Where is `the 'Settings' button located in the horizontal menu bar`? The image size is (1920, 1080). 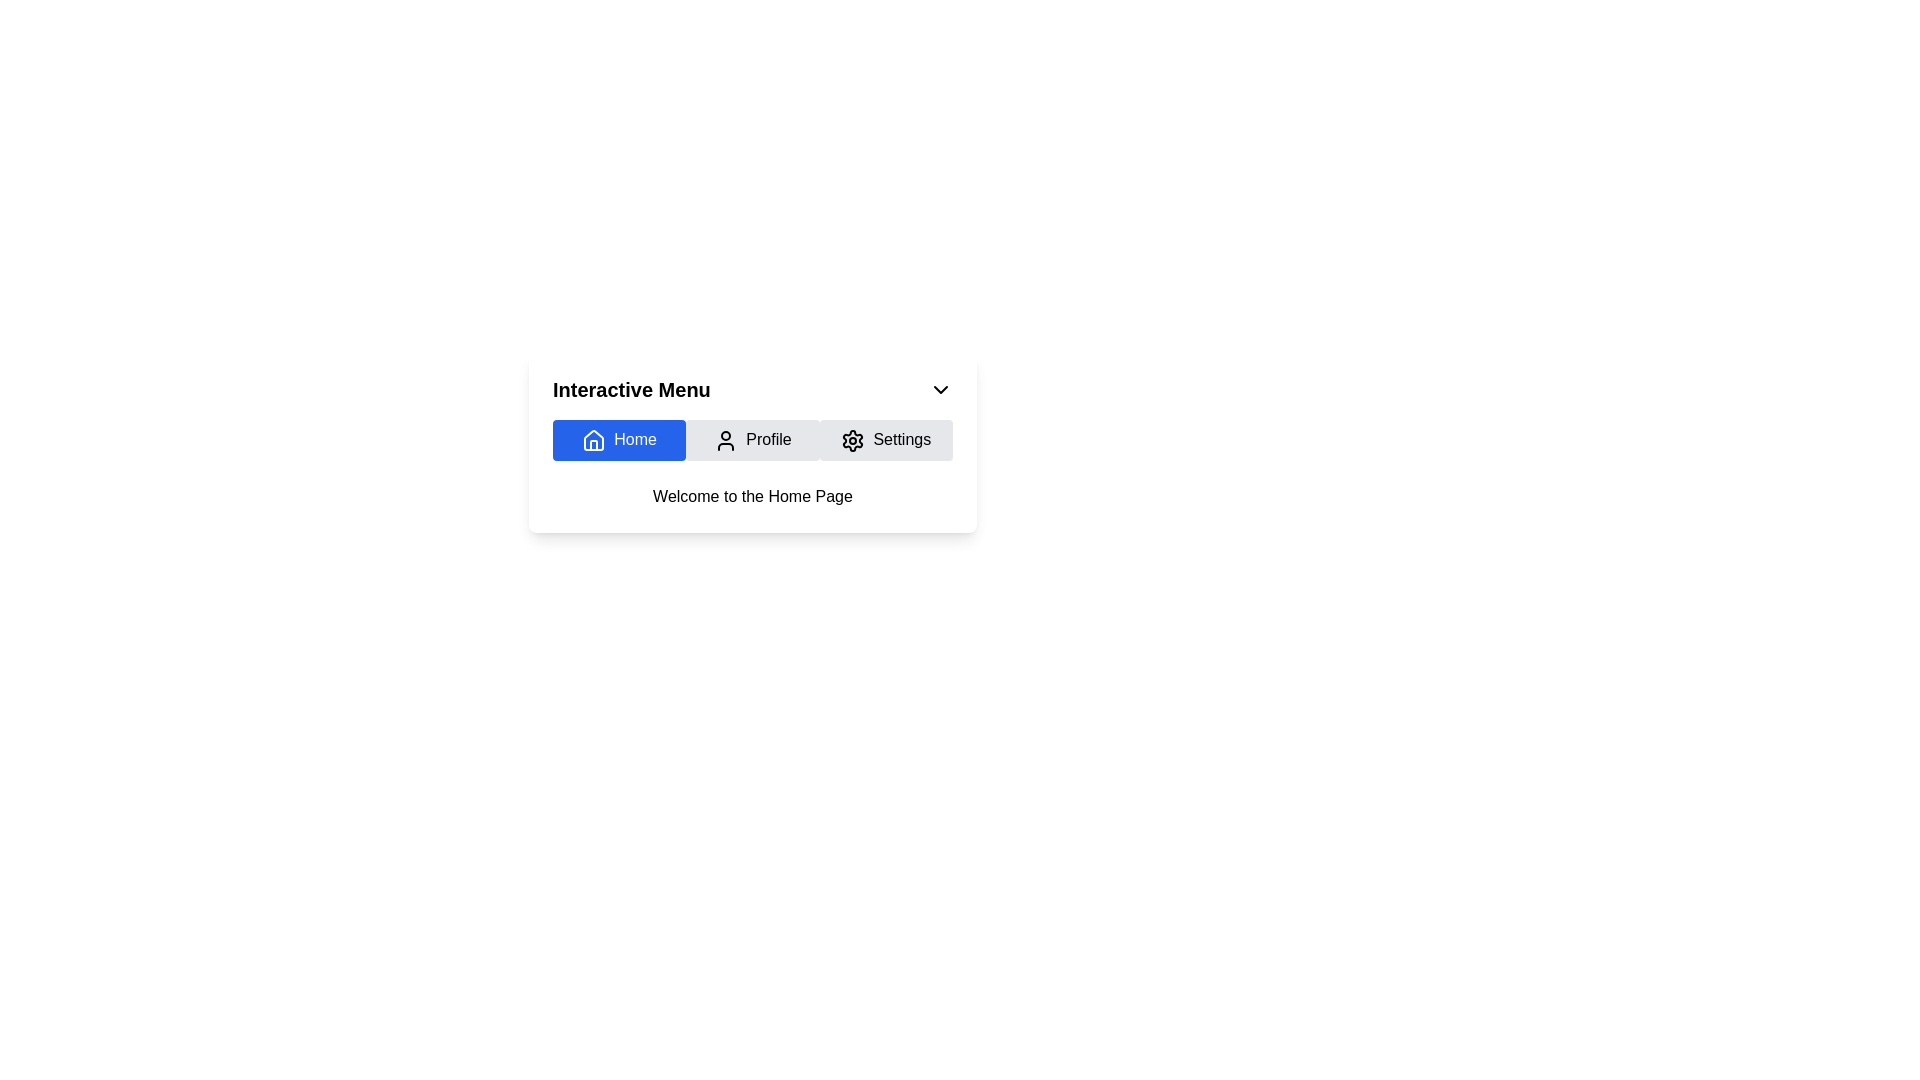
the 'Settings' button located in the horizontal menu bar is located at coordinates (885, 439).